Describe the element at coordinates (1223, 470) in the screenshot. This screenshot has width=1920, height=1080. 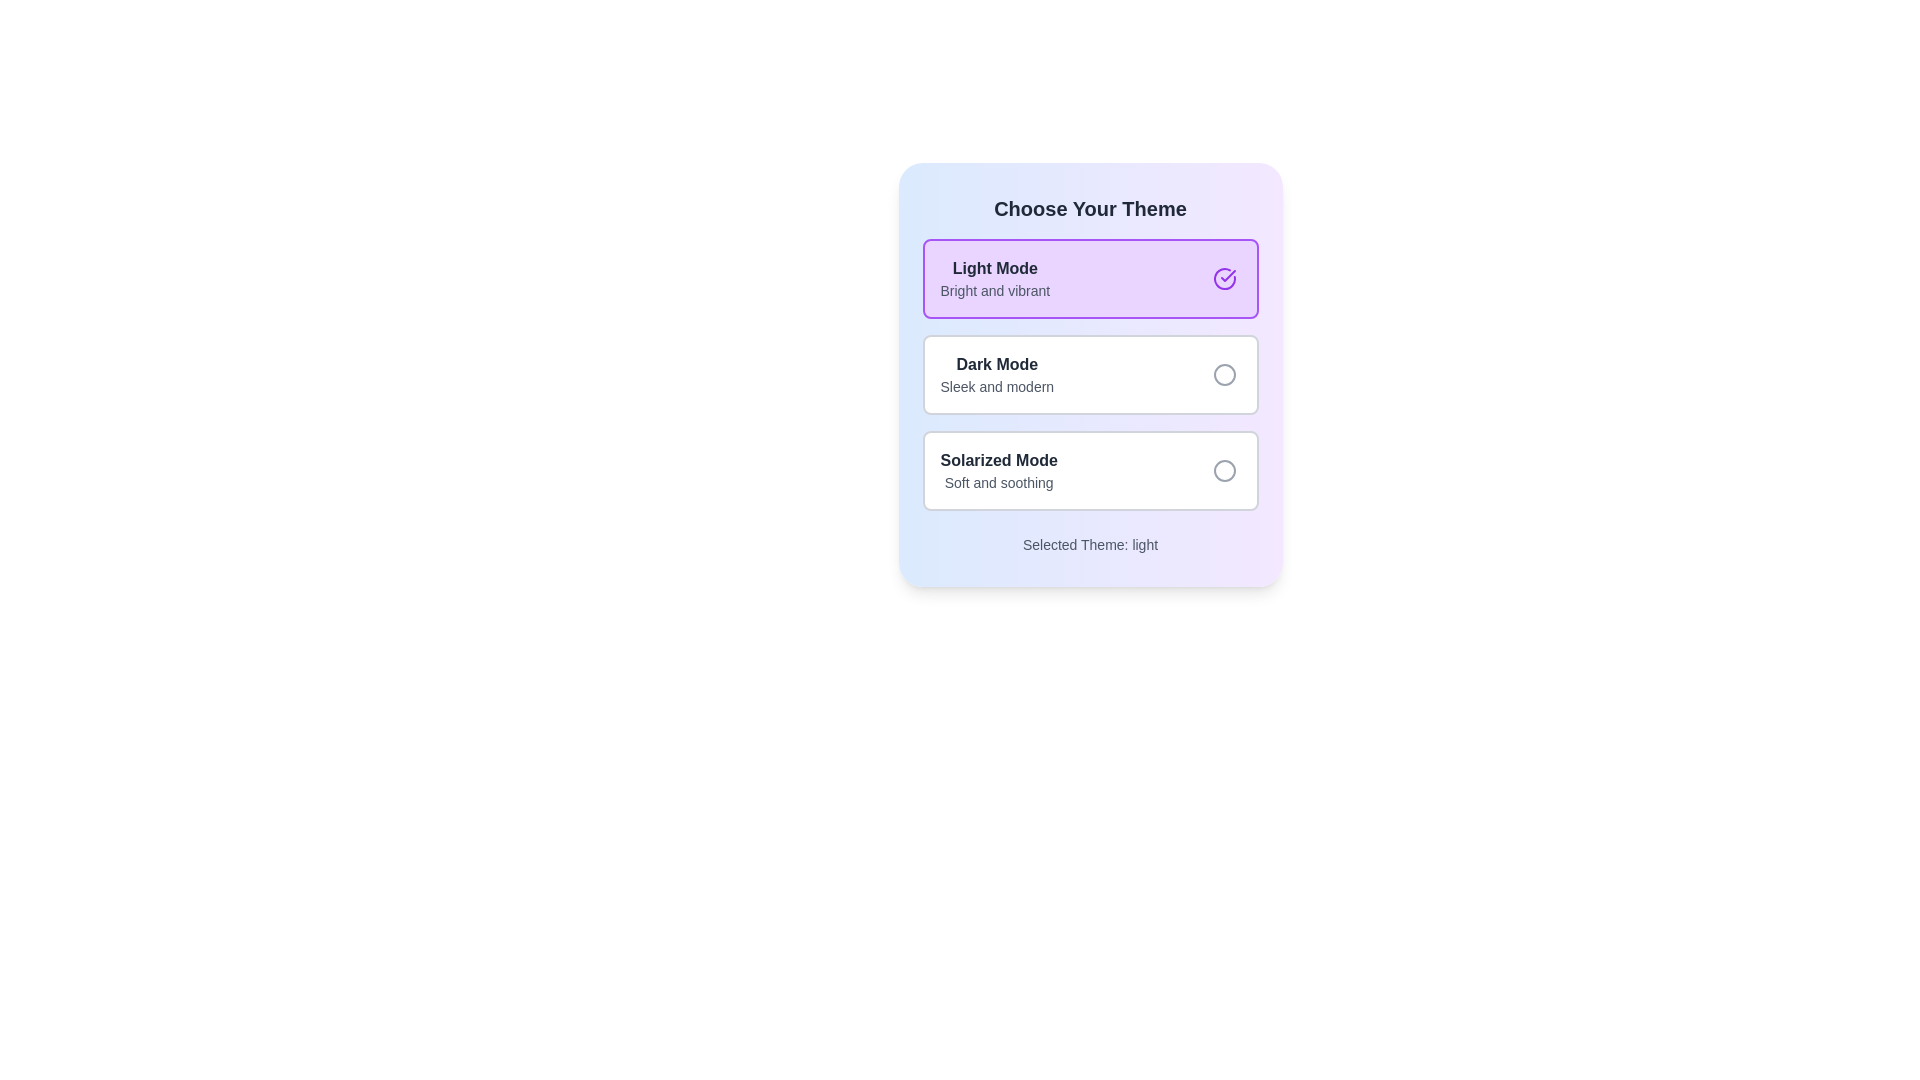
I see `the gray circular outline radio button associated with the label 'Solarized Mode' in the 'Choose Your Theme' panel` at that location.